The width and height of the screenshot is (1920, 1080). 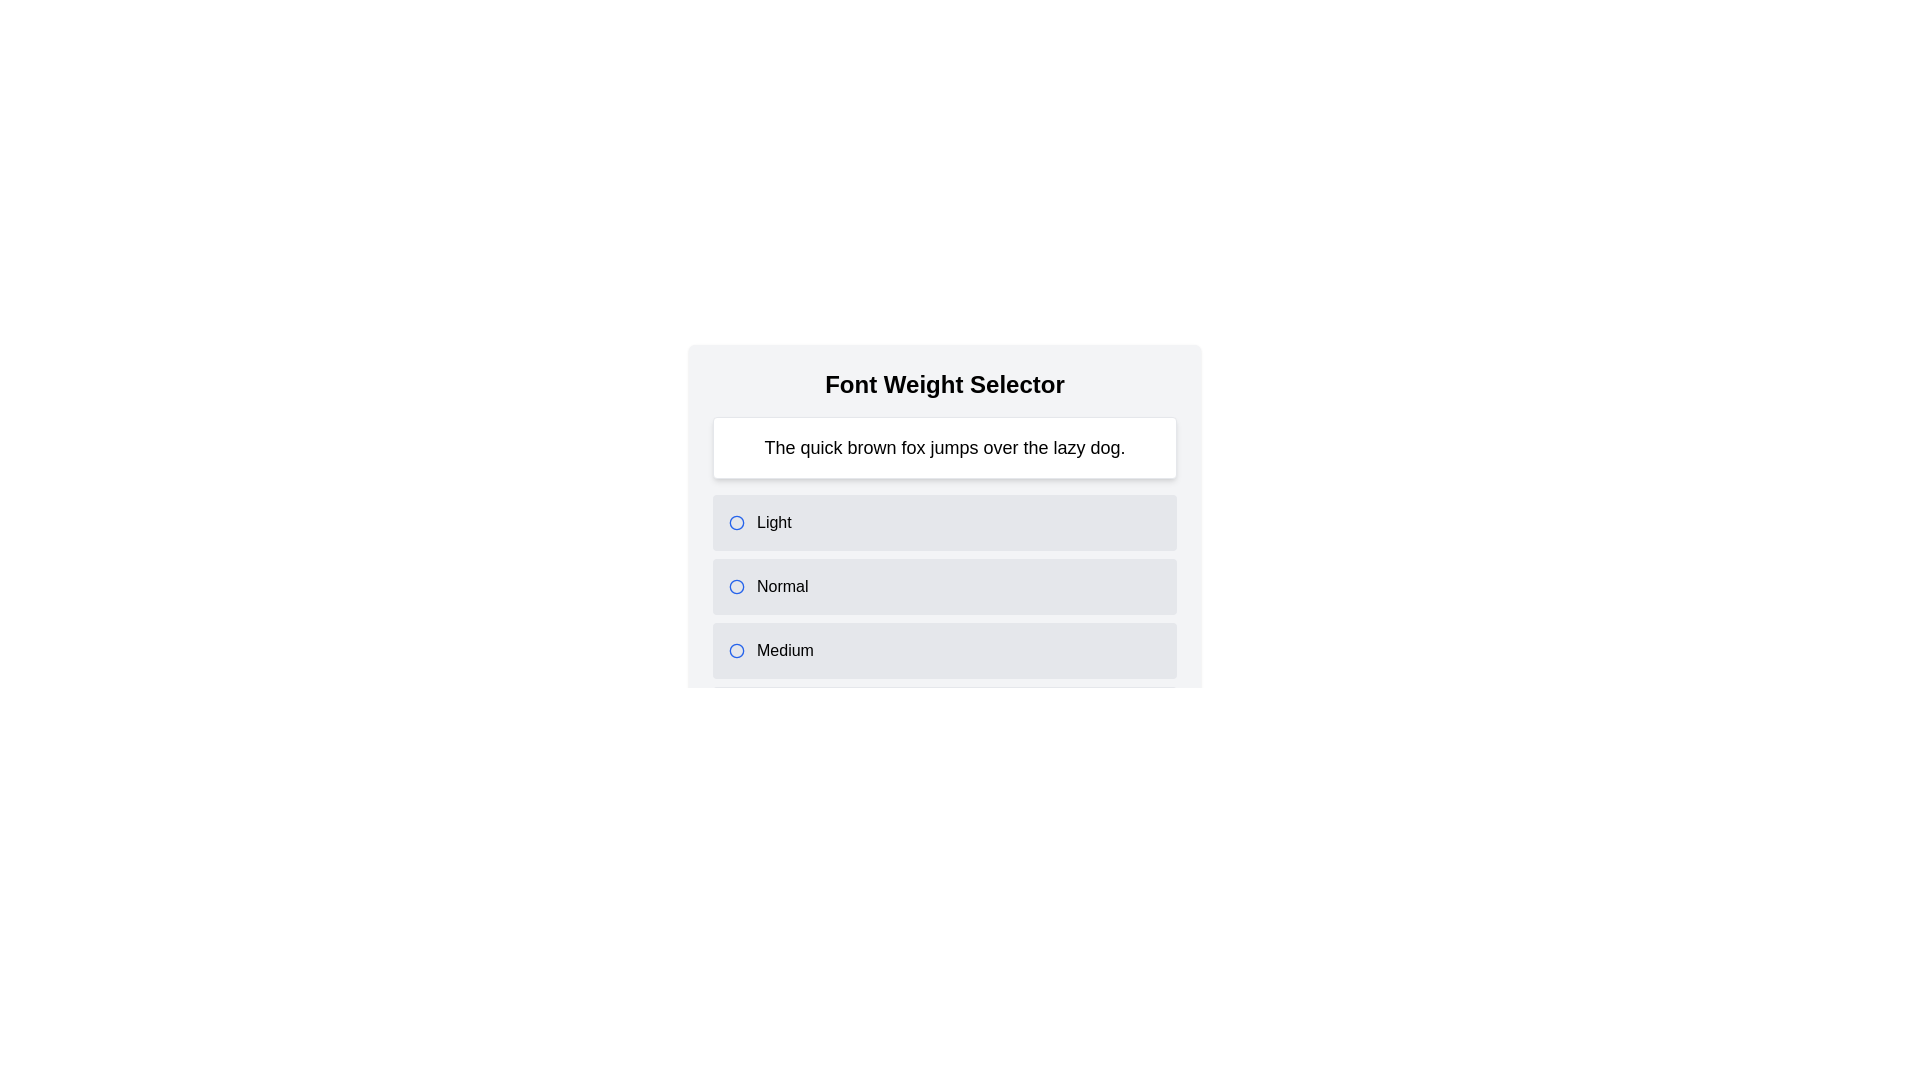 What do you see at coordinates (781, 585) in the screenshot?
I see `text of the label indicating the font weight option, which is the second option in the selectable group between 'Light' and 'Medium'` at bounding box center [781, 585].